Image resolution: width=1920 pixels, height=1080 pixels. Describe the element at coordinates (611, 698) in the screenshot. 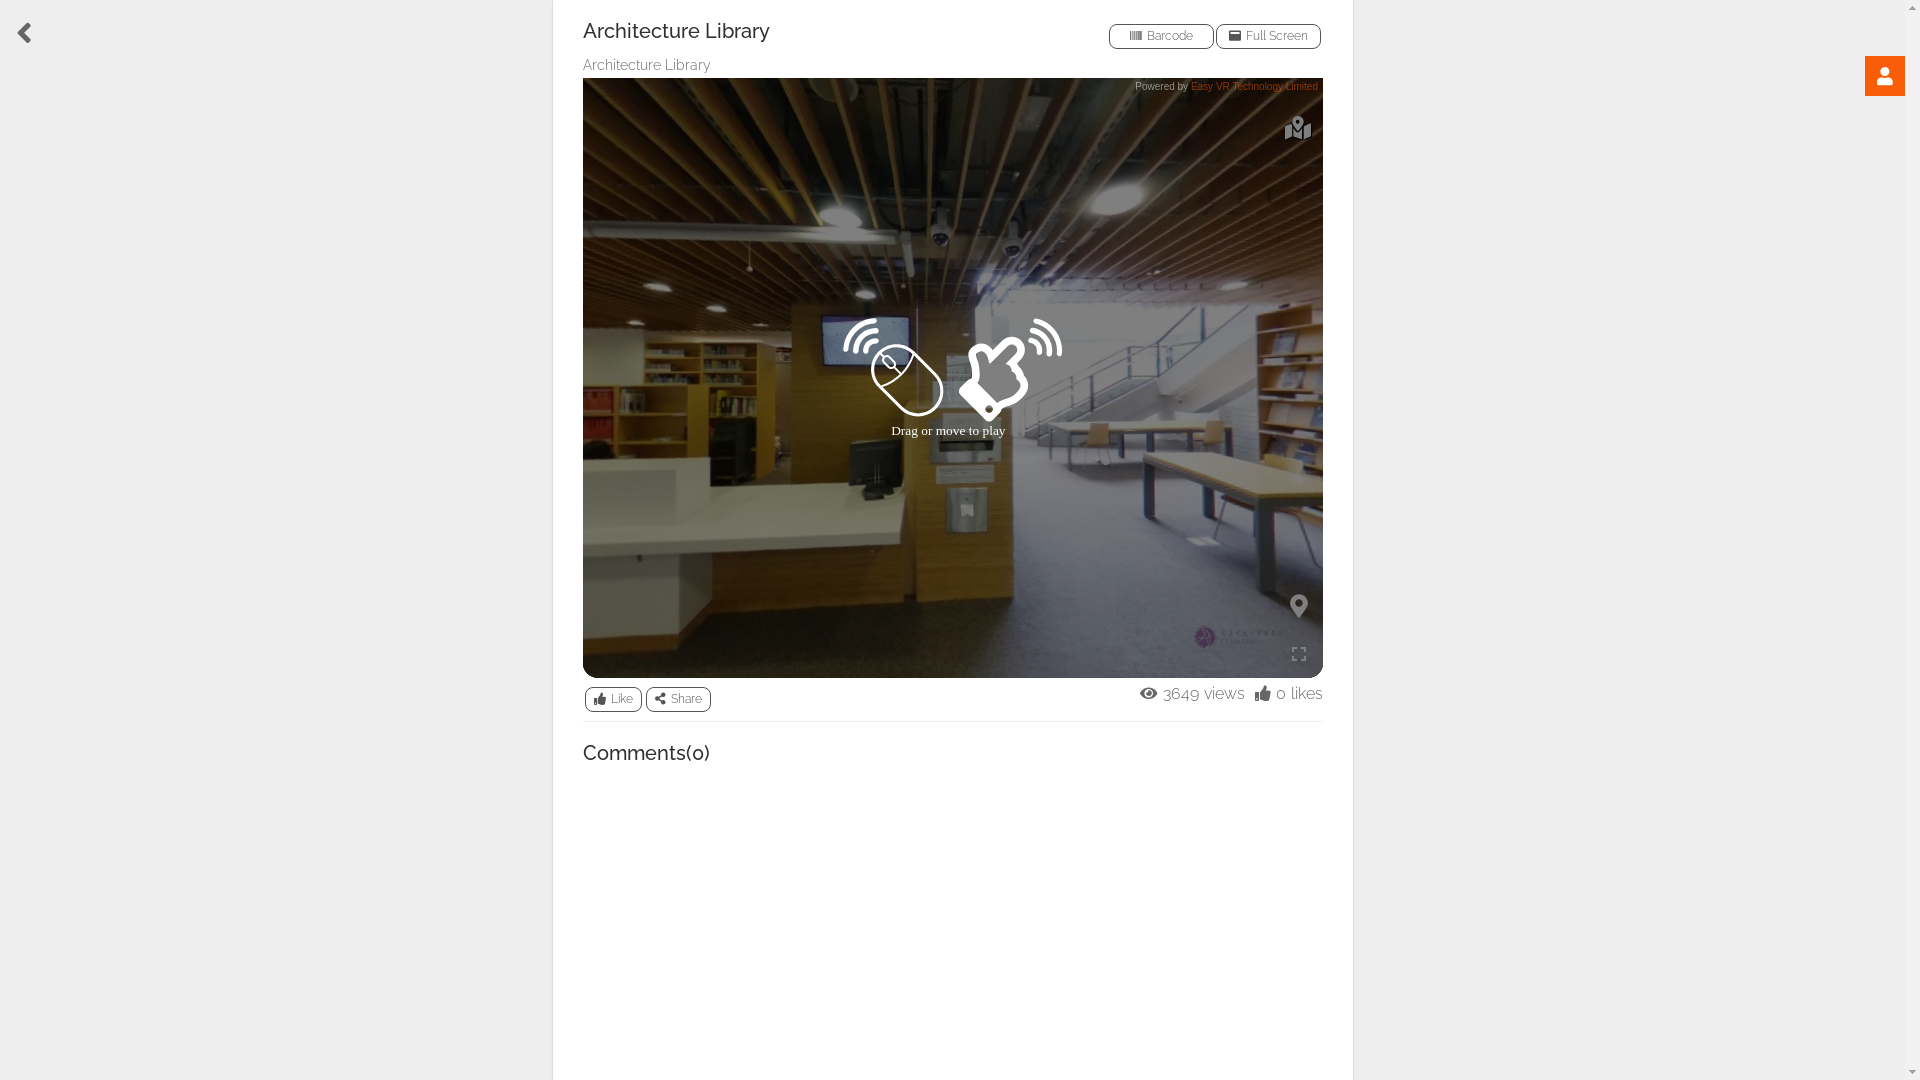

I see `'Like'` at that location.